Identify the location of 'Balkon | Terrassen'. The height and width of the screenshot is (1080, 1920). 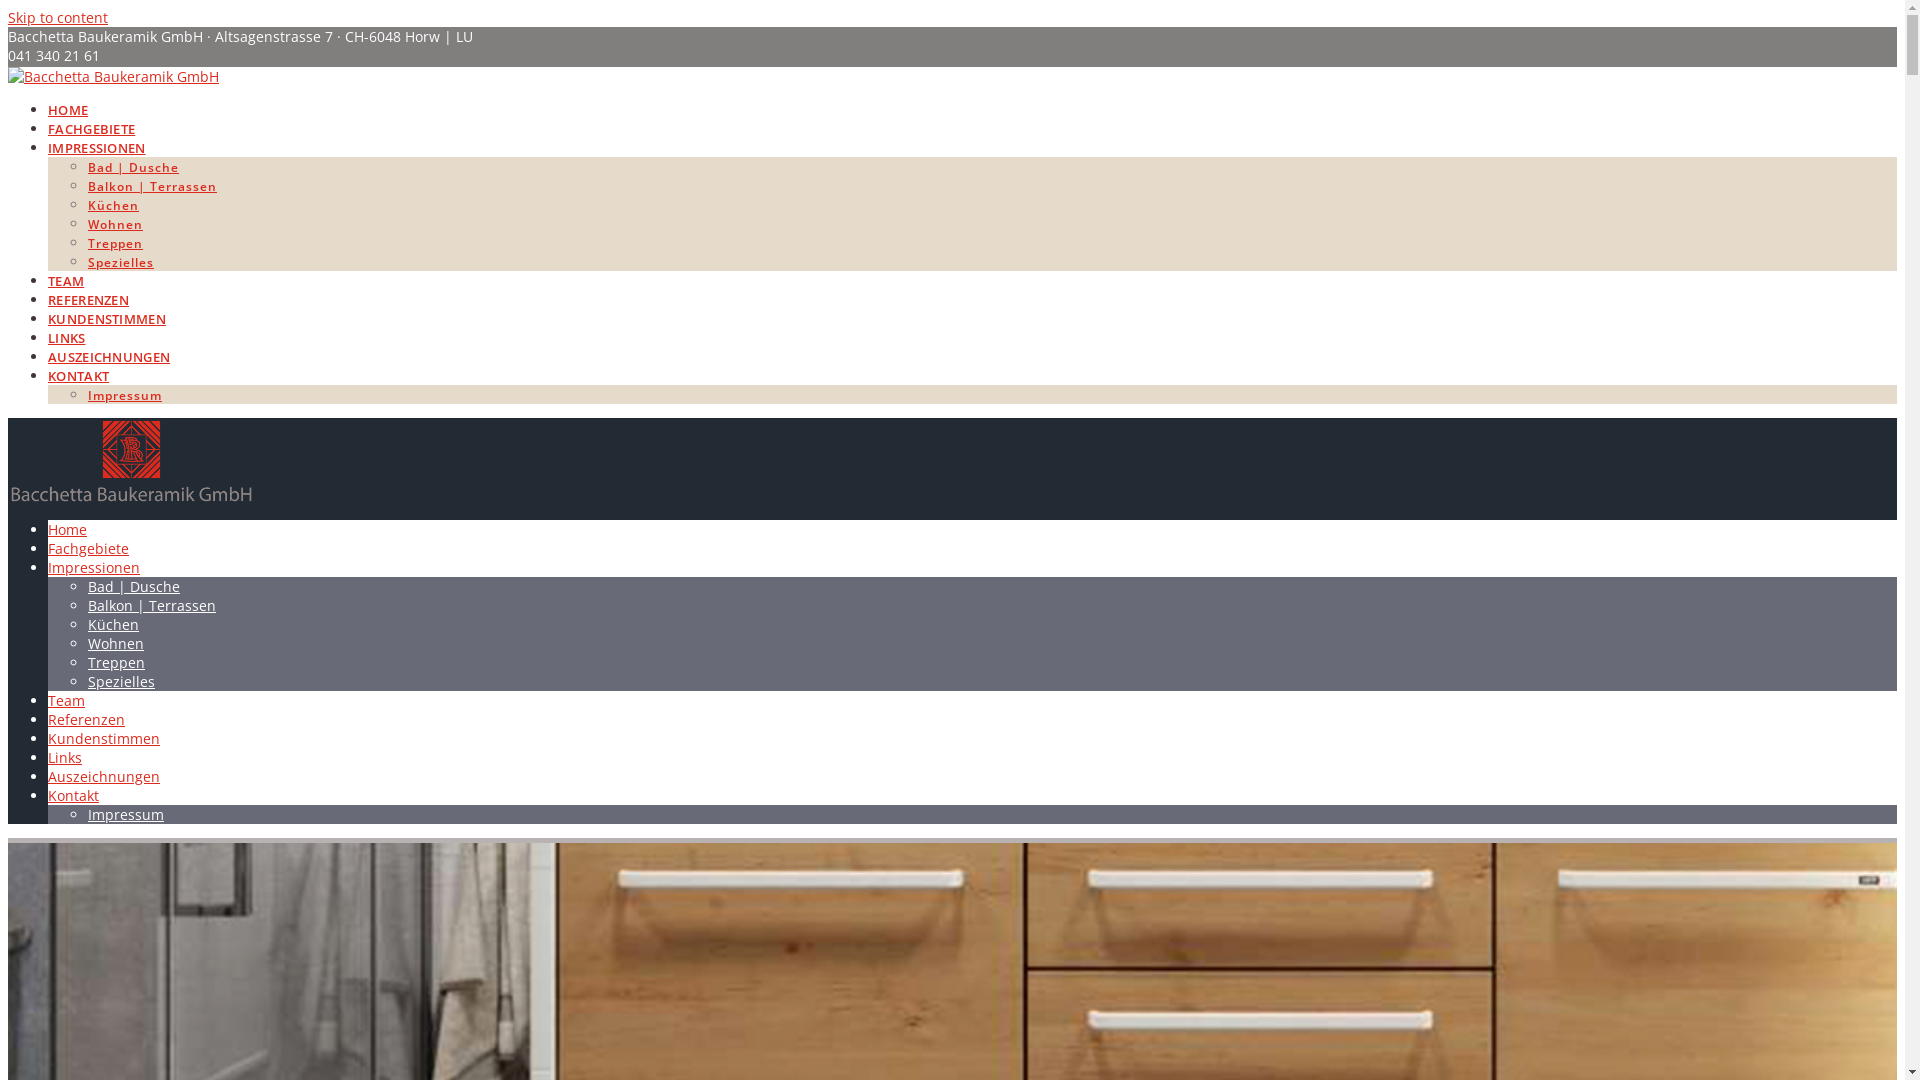
(151, 186).